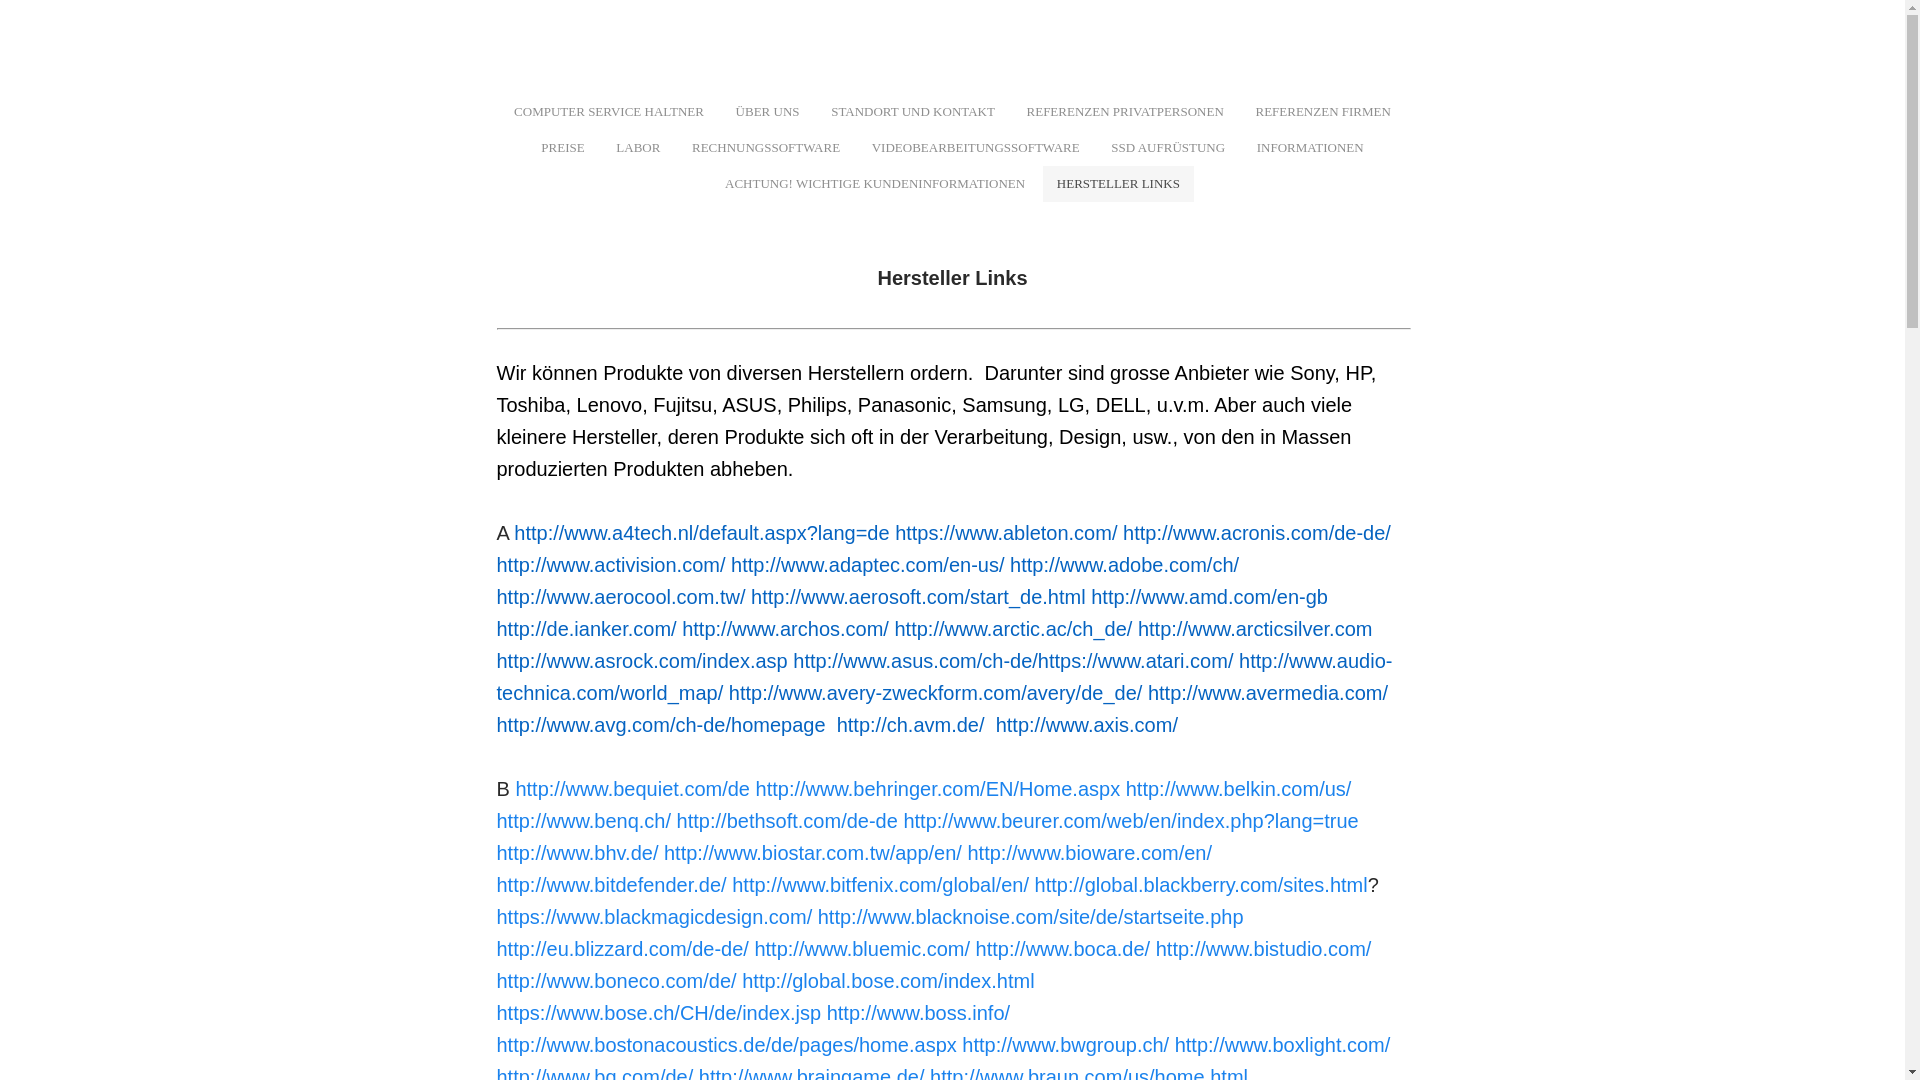 The image size is (1920, 1080). I want to click on 'https://www.ableton.com/', so click(1006, 531).